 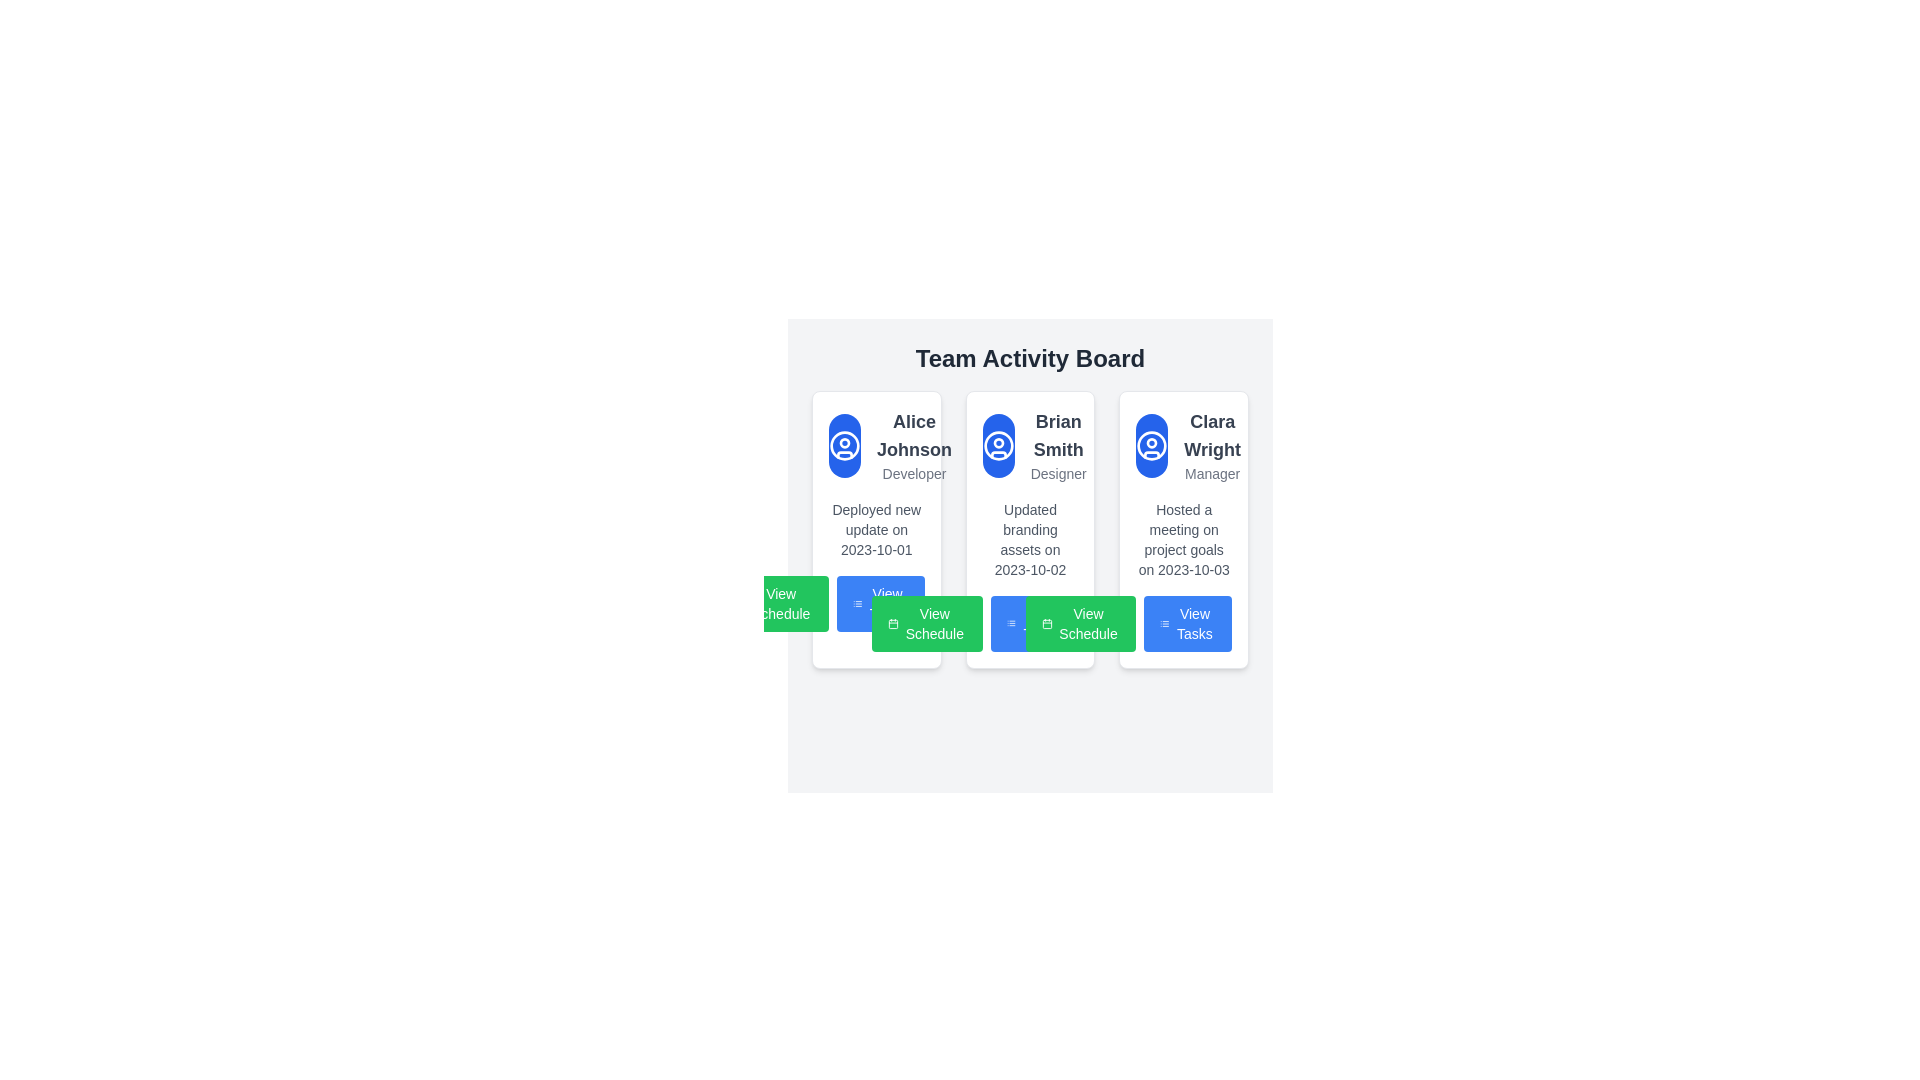 What do you see at coordinates (1030, 540) in the screenshot?
I see `the static text displaying 'Updated branding assets on 2023-10-02' located within the card labeled 'Brian Smith - Designer', situated beneath the user's role description and above the action buttons` at bounding box center [1030, 540].